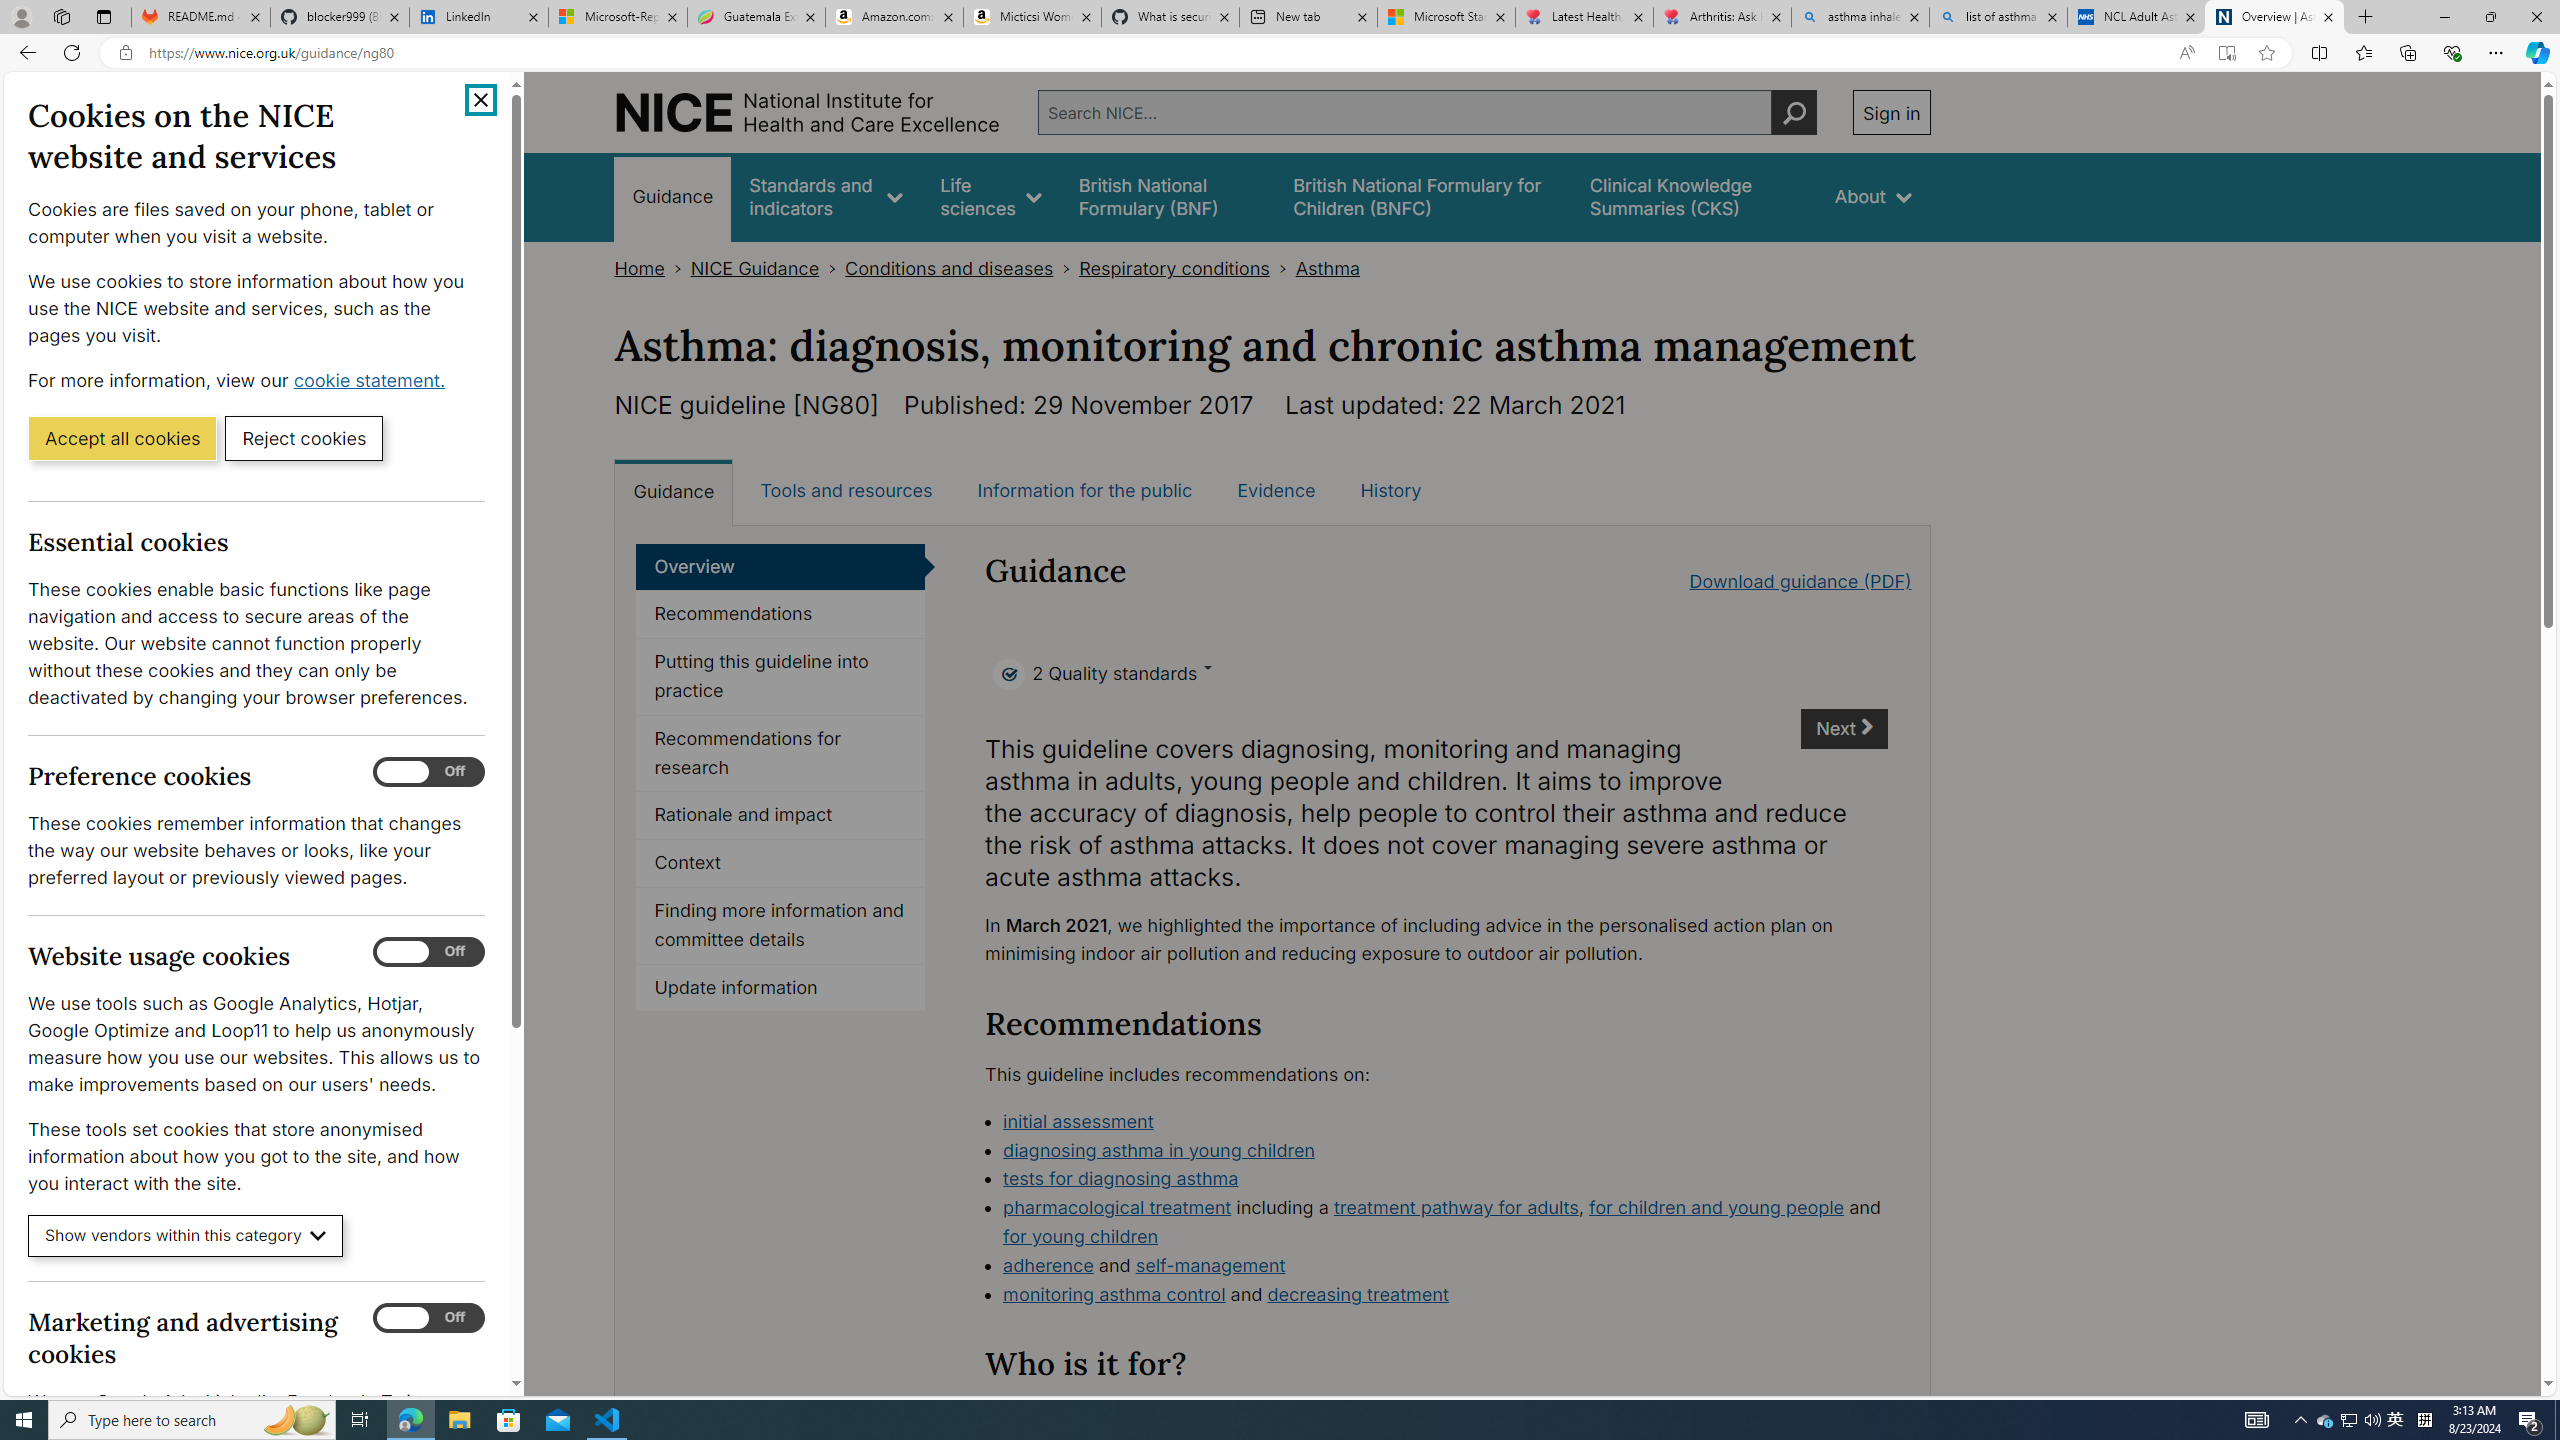  I want to click on 'Recommendations for research', so click(779, 752).